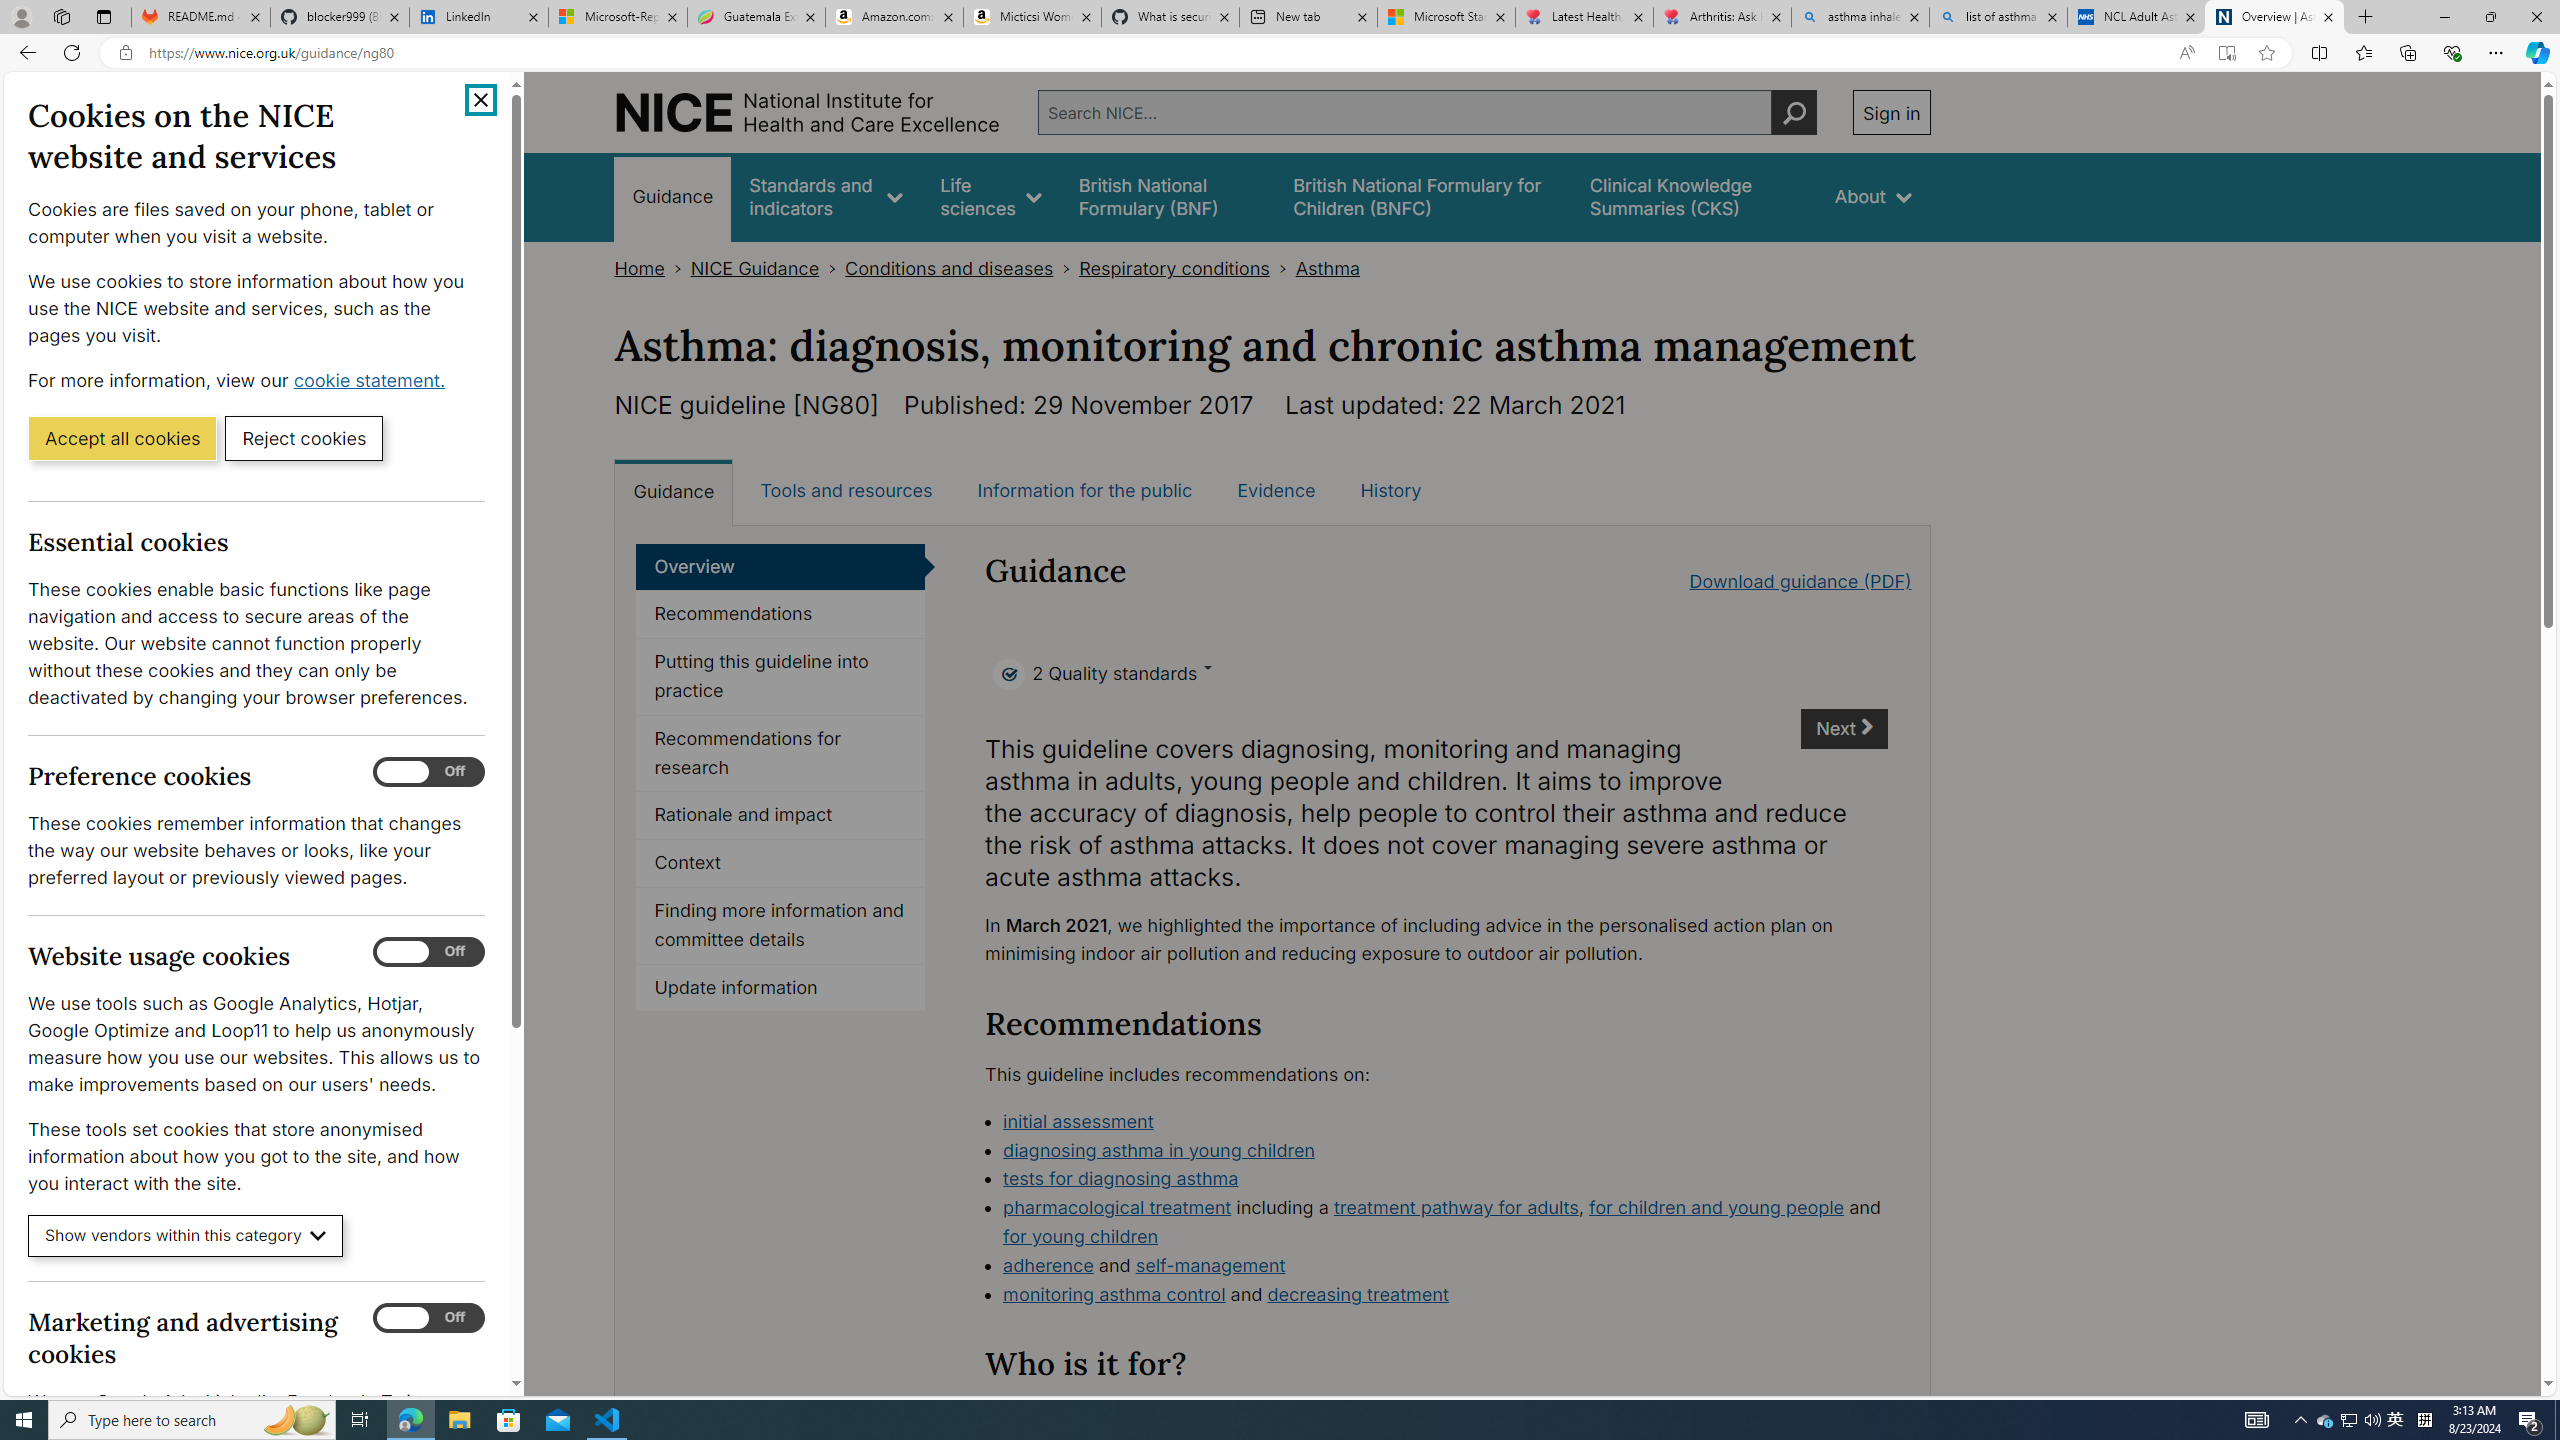  I want to click on 'Recommendations for research', so click(779, 752).